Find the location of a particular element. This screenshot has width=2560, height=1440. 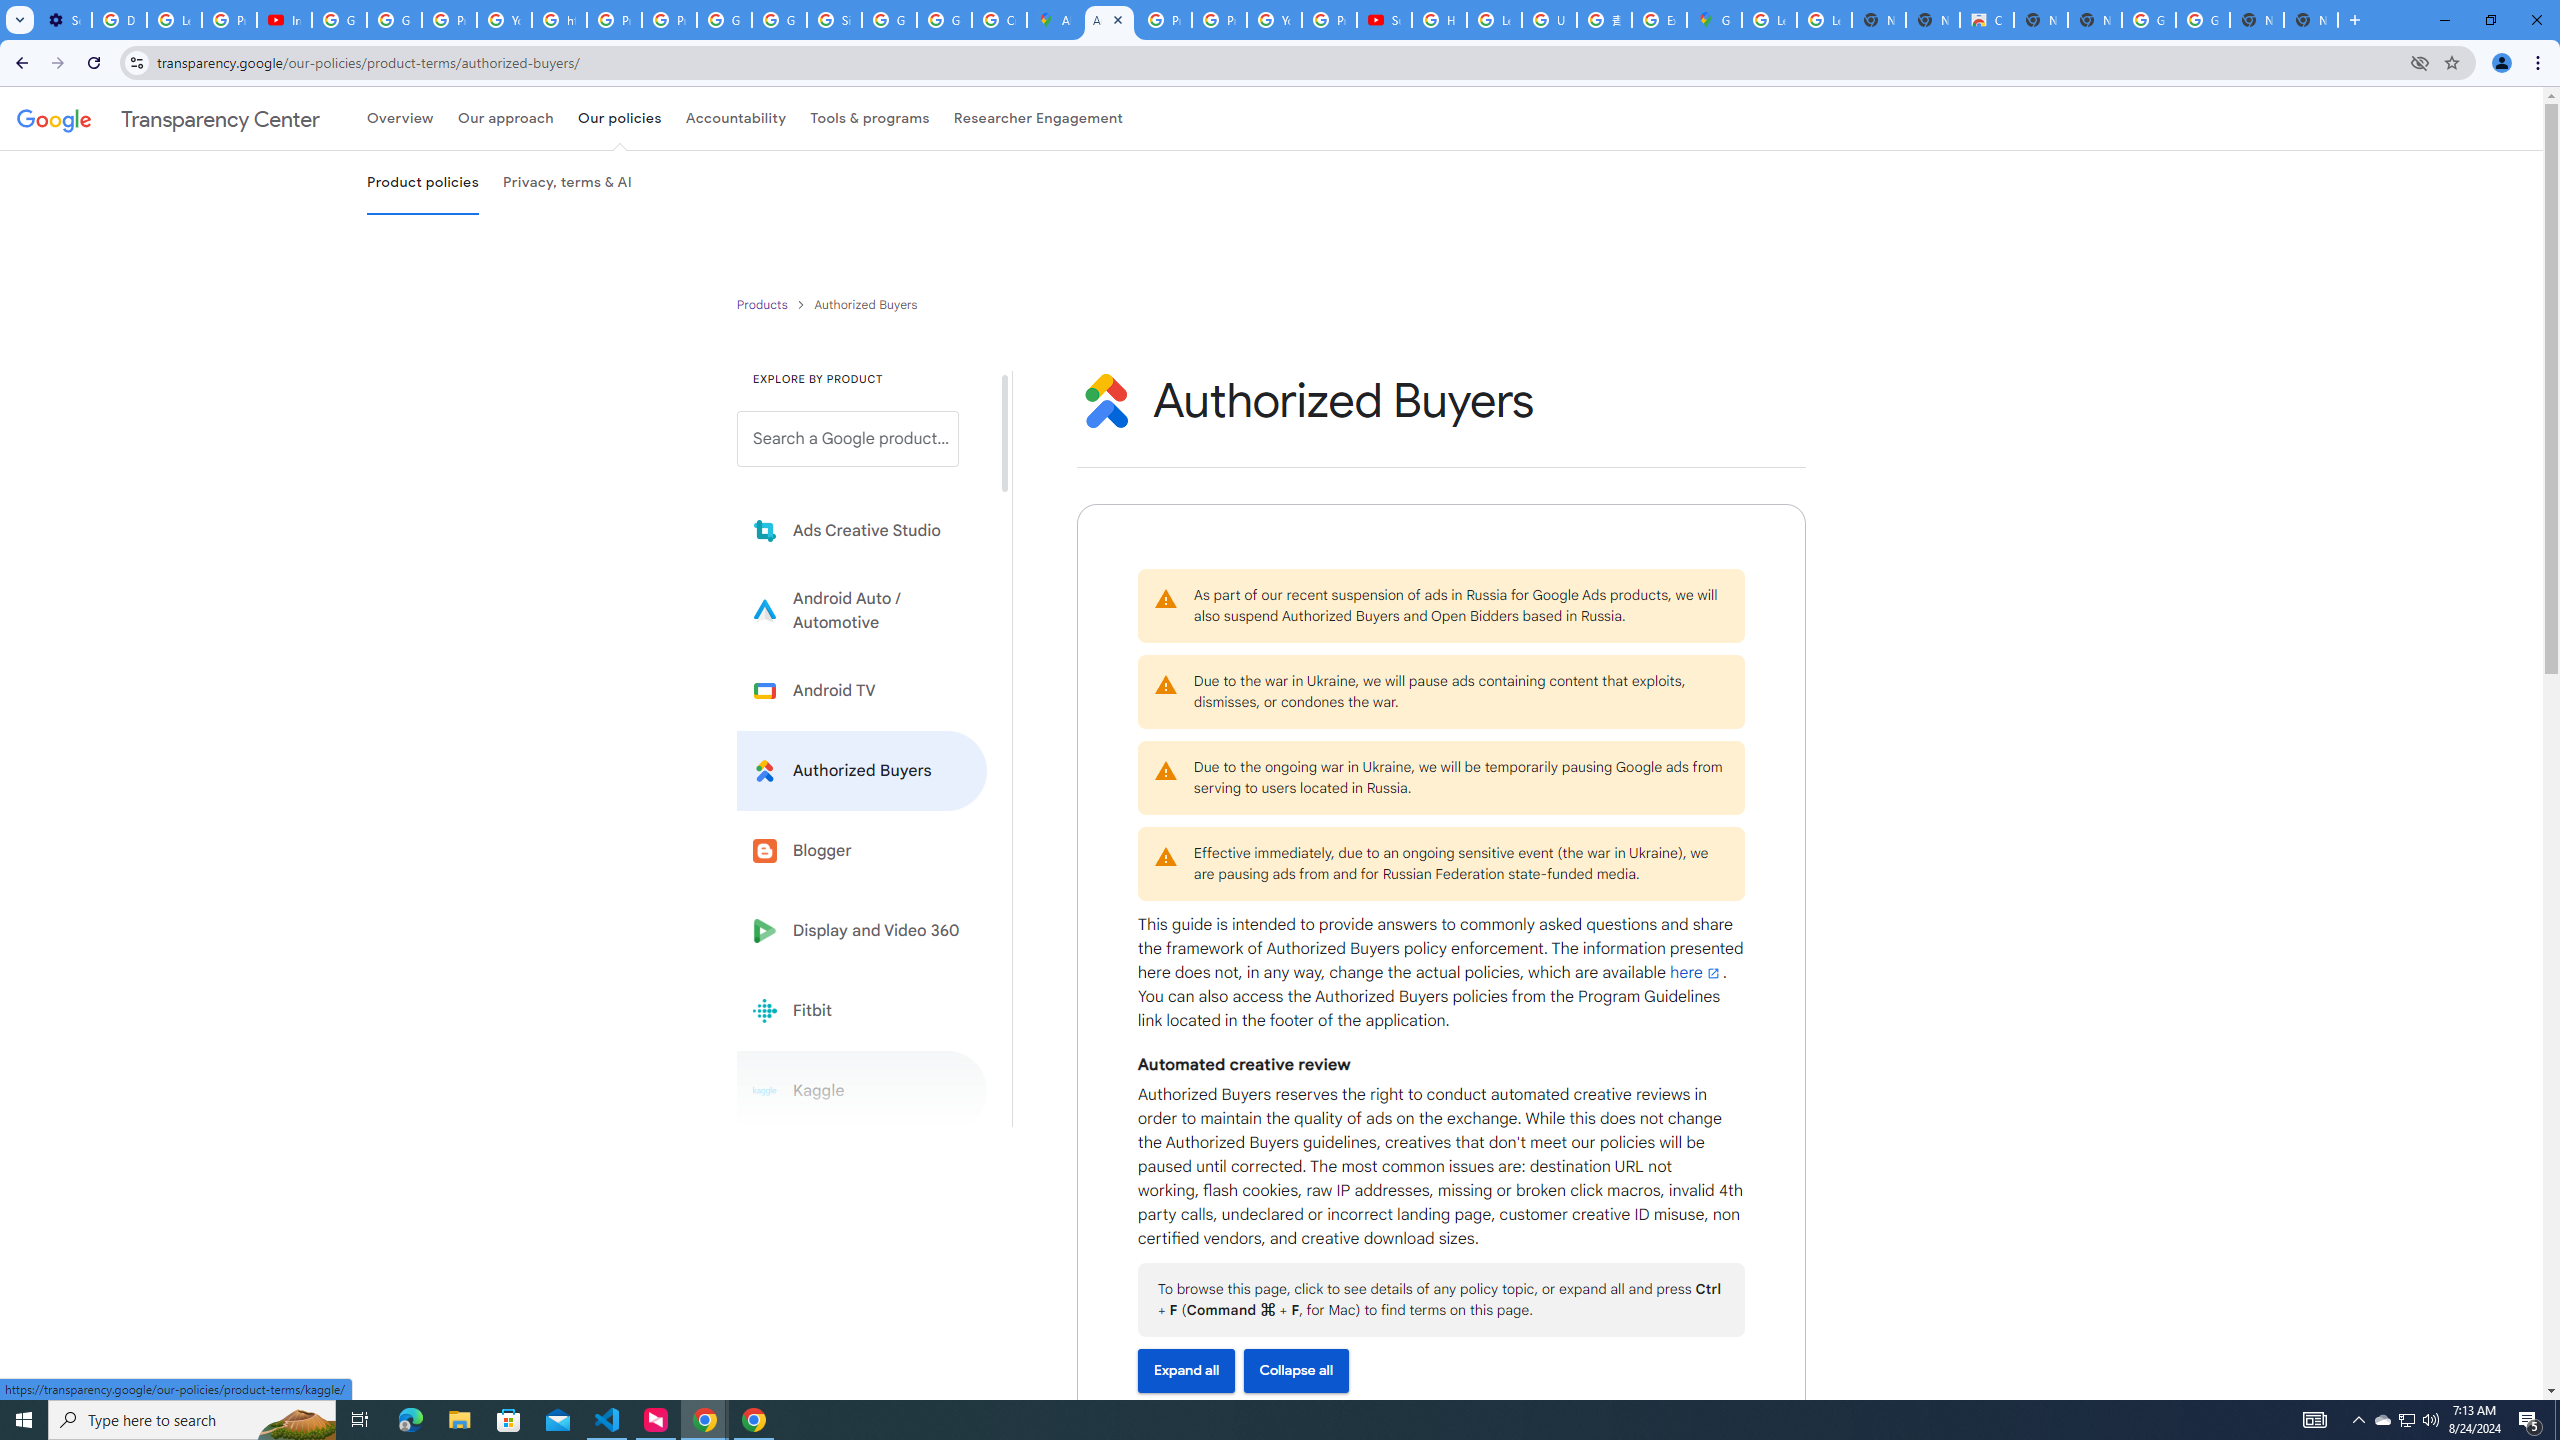

'Settings - Performance' is located at coordinates (64, 19).